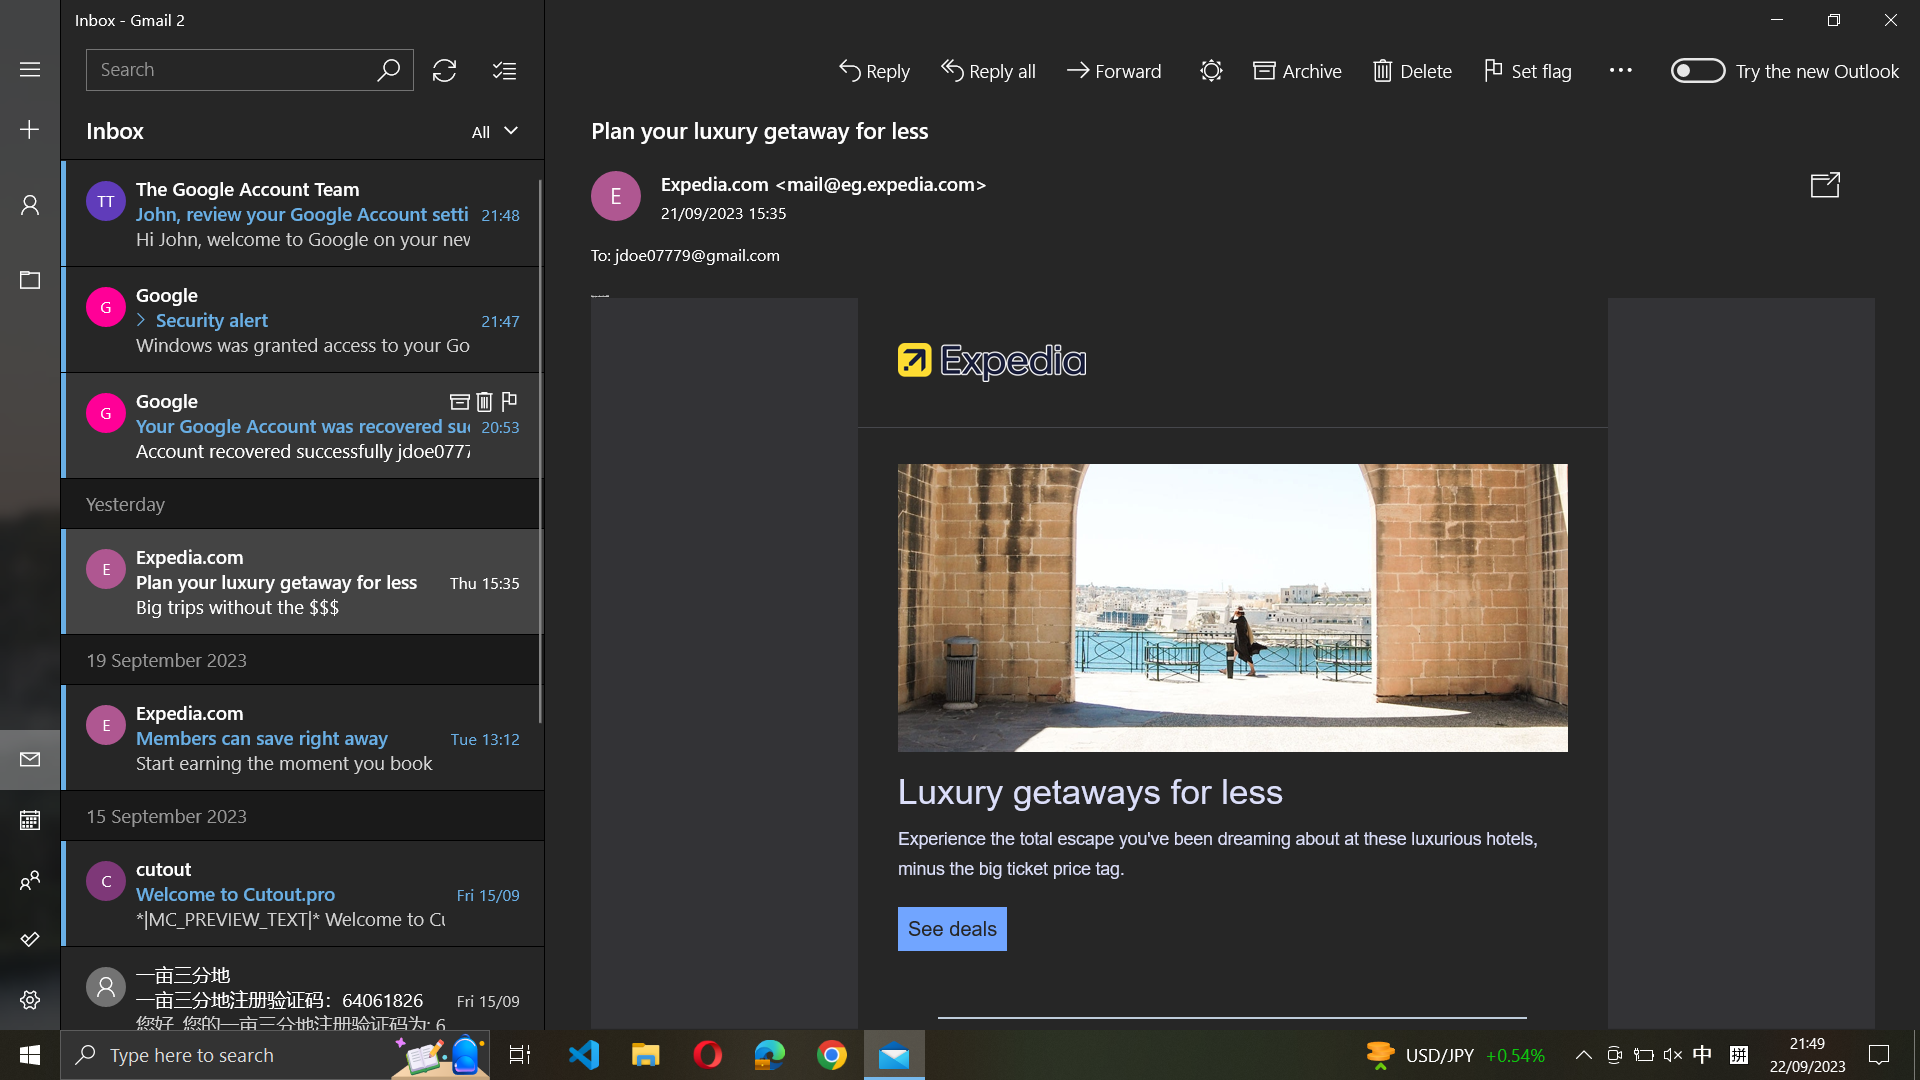 The image size is (1920, 1080). Describe the element at coordinates (1295, 67) in the screenshot. I see `Transfer the existing email to the archive folder` at that location.